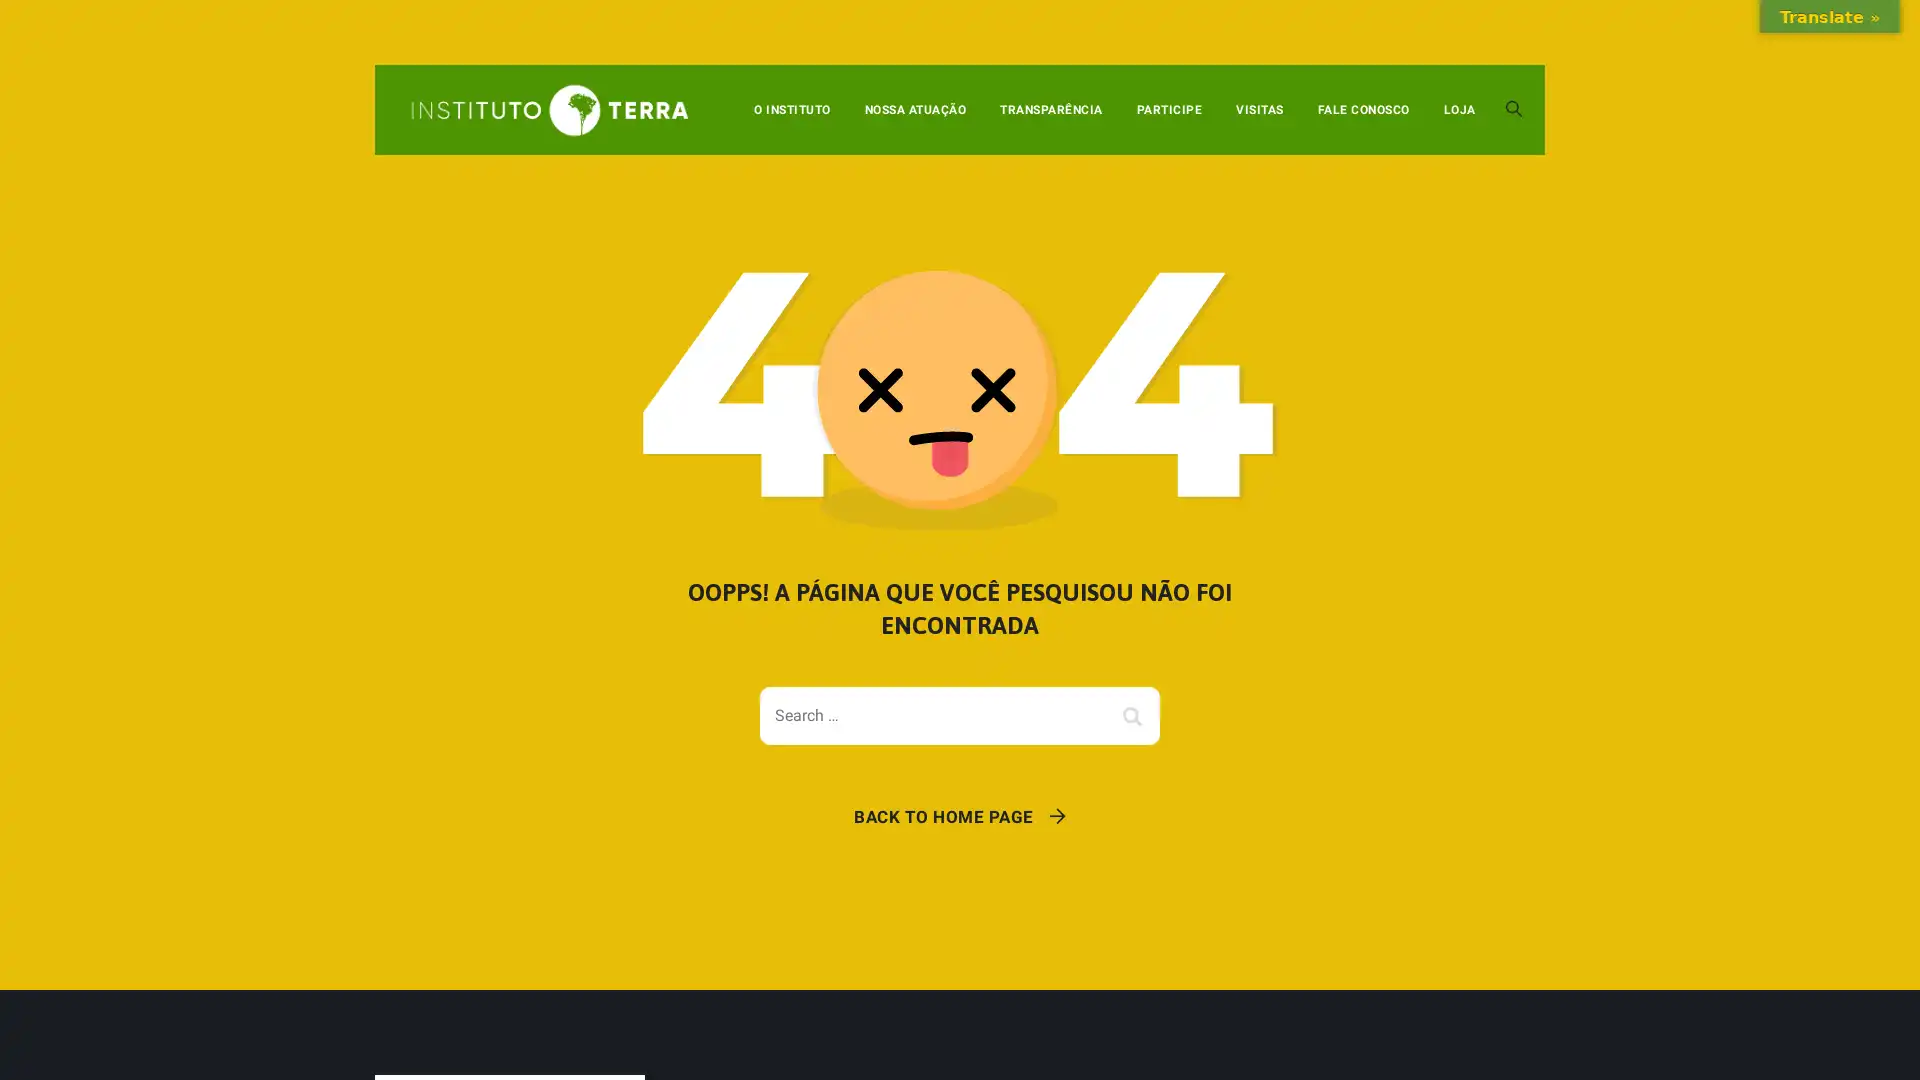  Describe the element at coordinates (1873, 1044) in the screenshot. I see `OK` at that location.